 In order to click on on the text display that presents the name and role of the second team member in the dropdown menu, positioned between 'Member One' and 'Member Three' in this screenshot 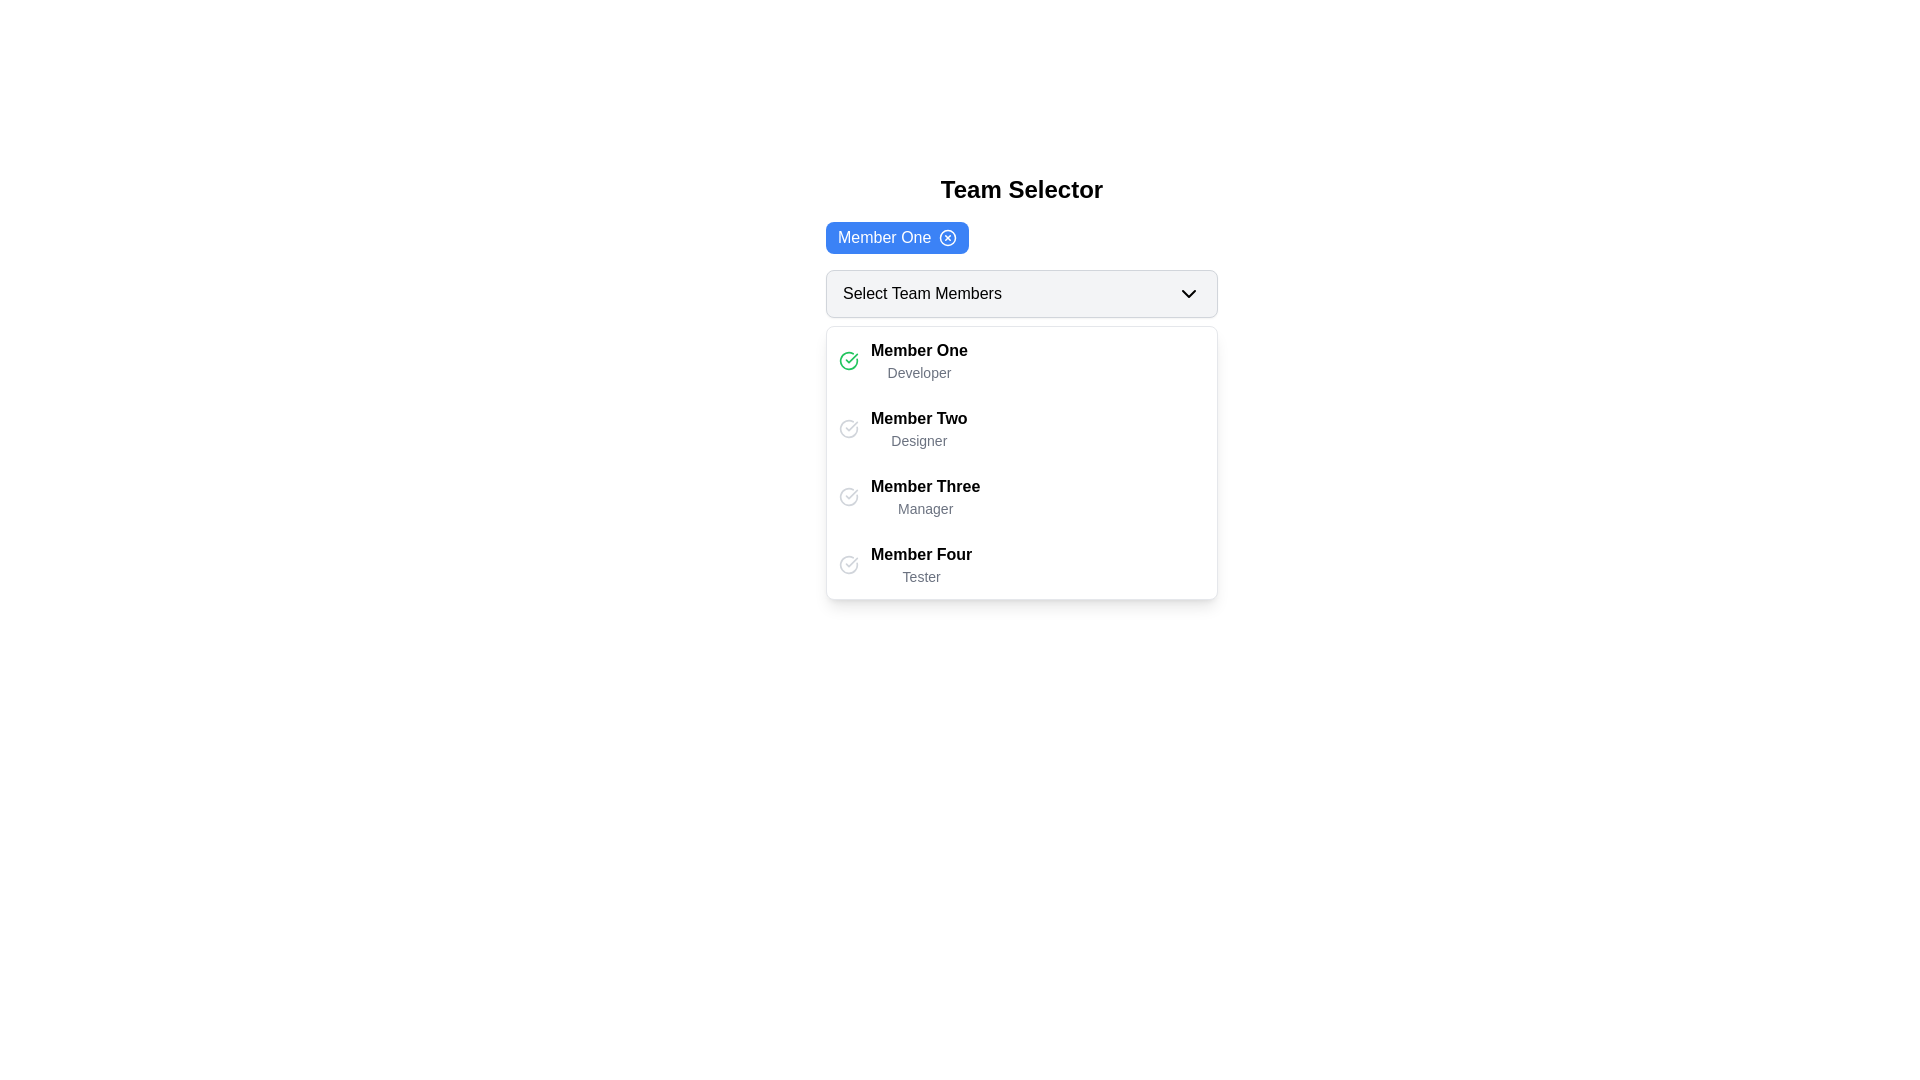, I will do `click(918, 427)`.